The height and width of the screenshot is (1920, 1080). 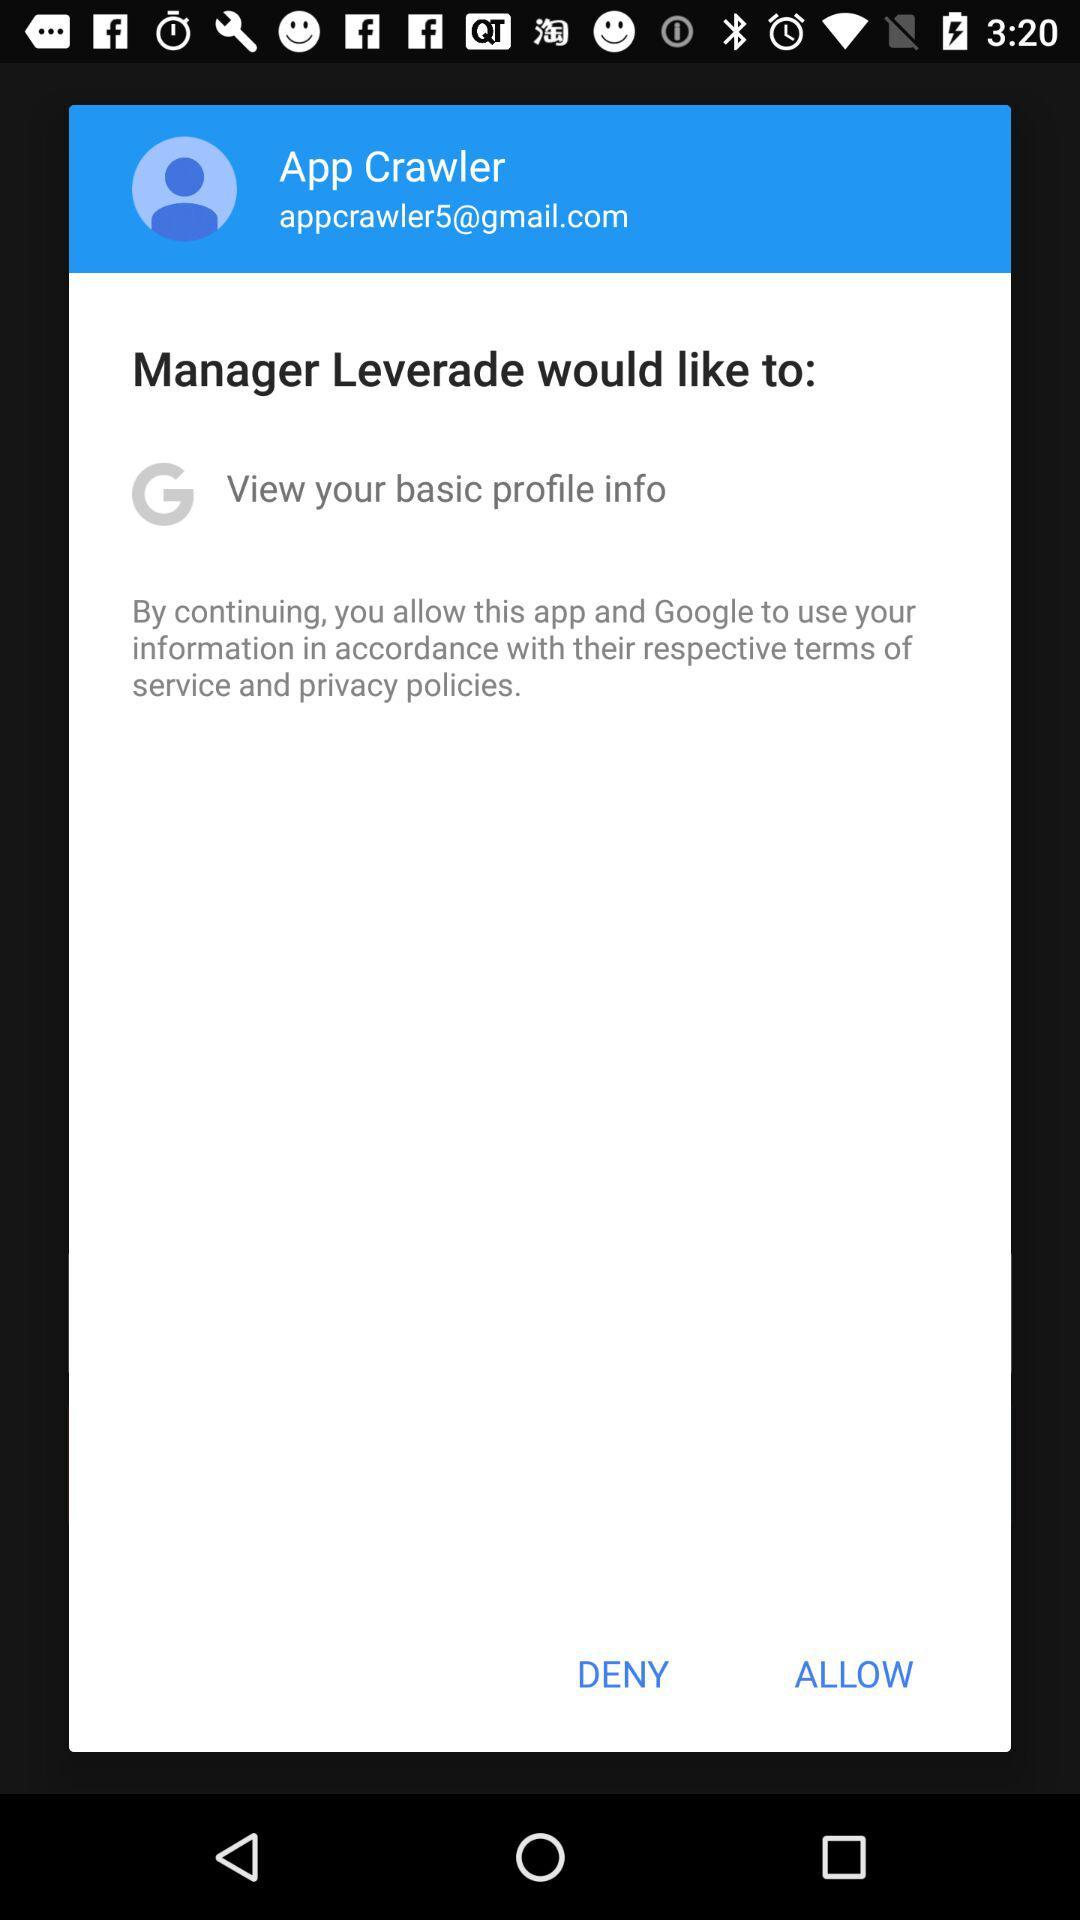 What do you see at coordinates (621, 1673) in the screenshot?
I see `button to the left of allow button` at bounding box center [621, 1673].